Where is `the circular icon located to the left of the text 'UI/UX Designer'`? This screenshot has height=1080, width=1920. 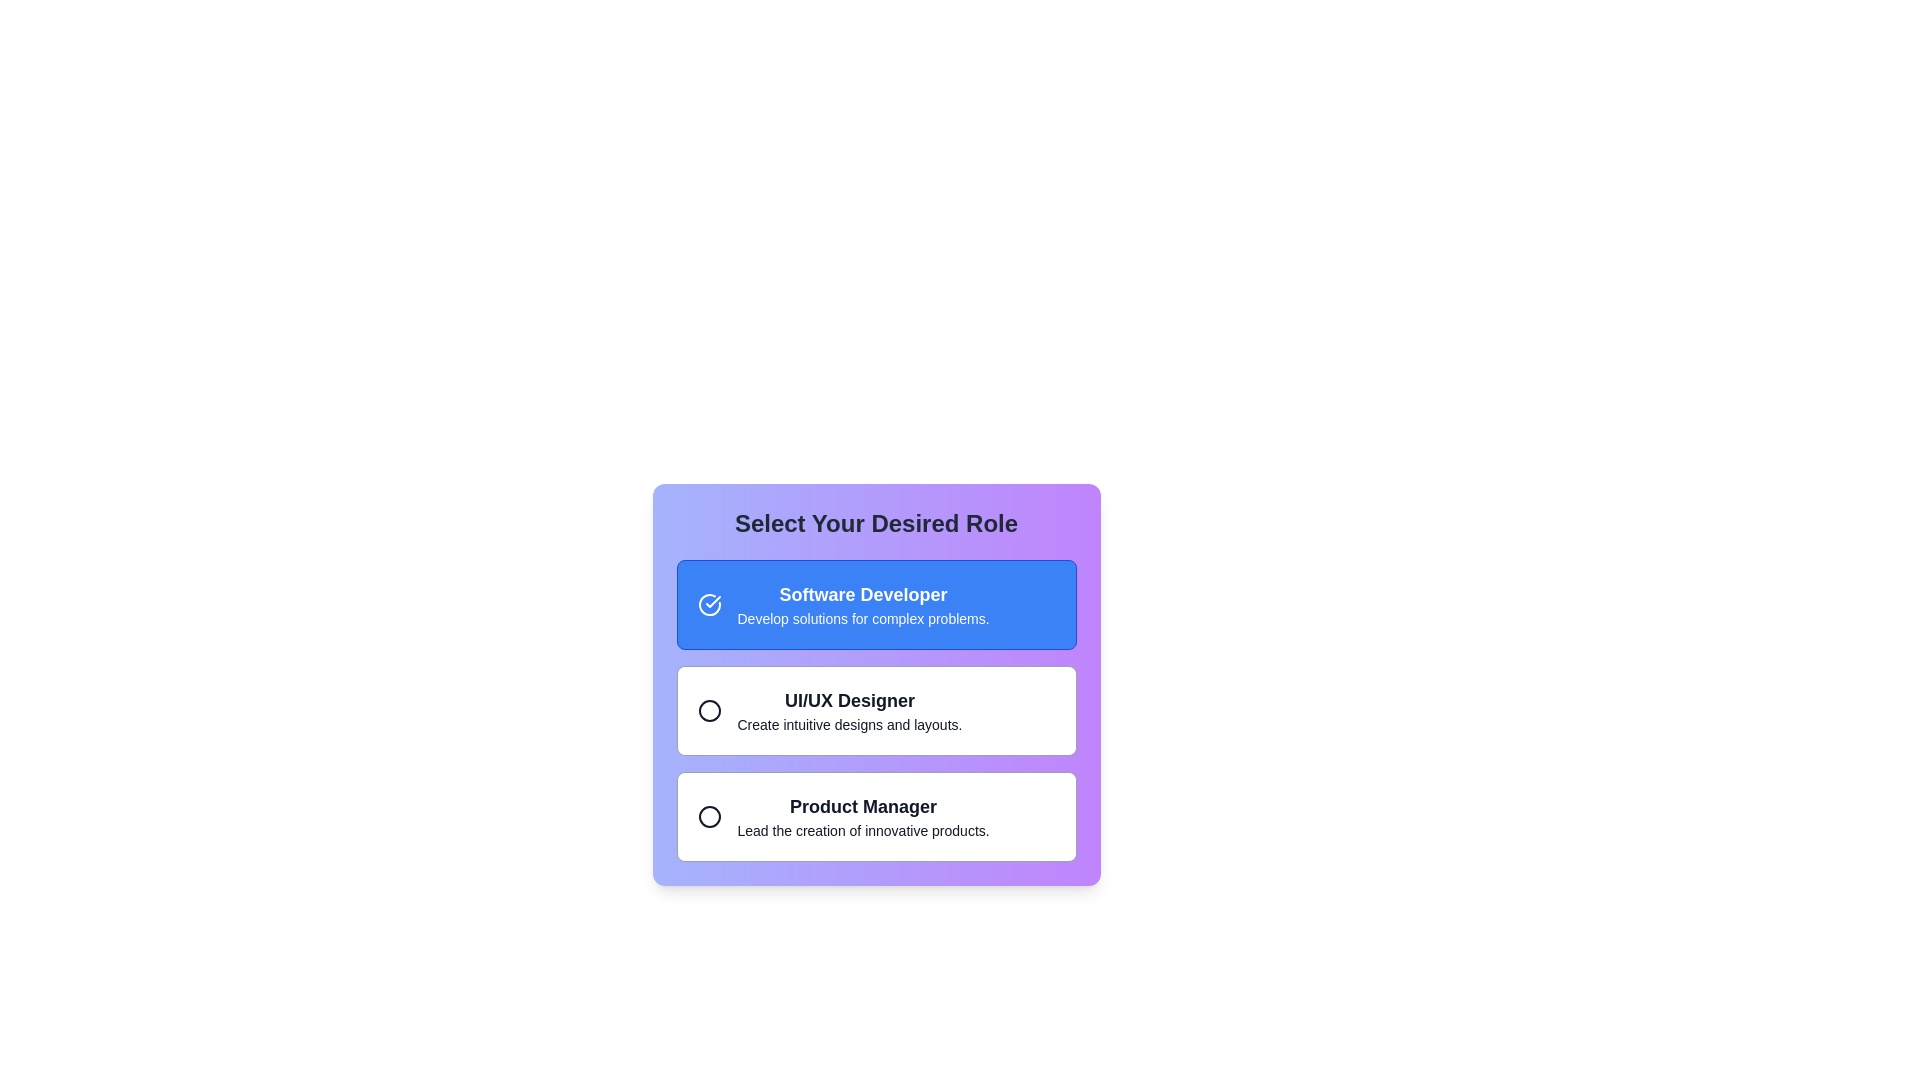
the circular icon located to the left of the text 'UI/UX Designer' is located at coordinates (709, 709).